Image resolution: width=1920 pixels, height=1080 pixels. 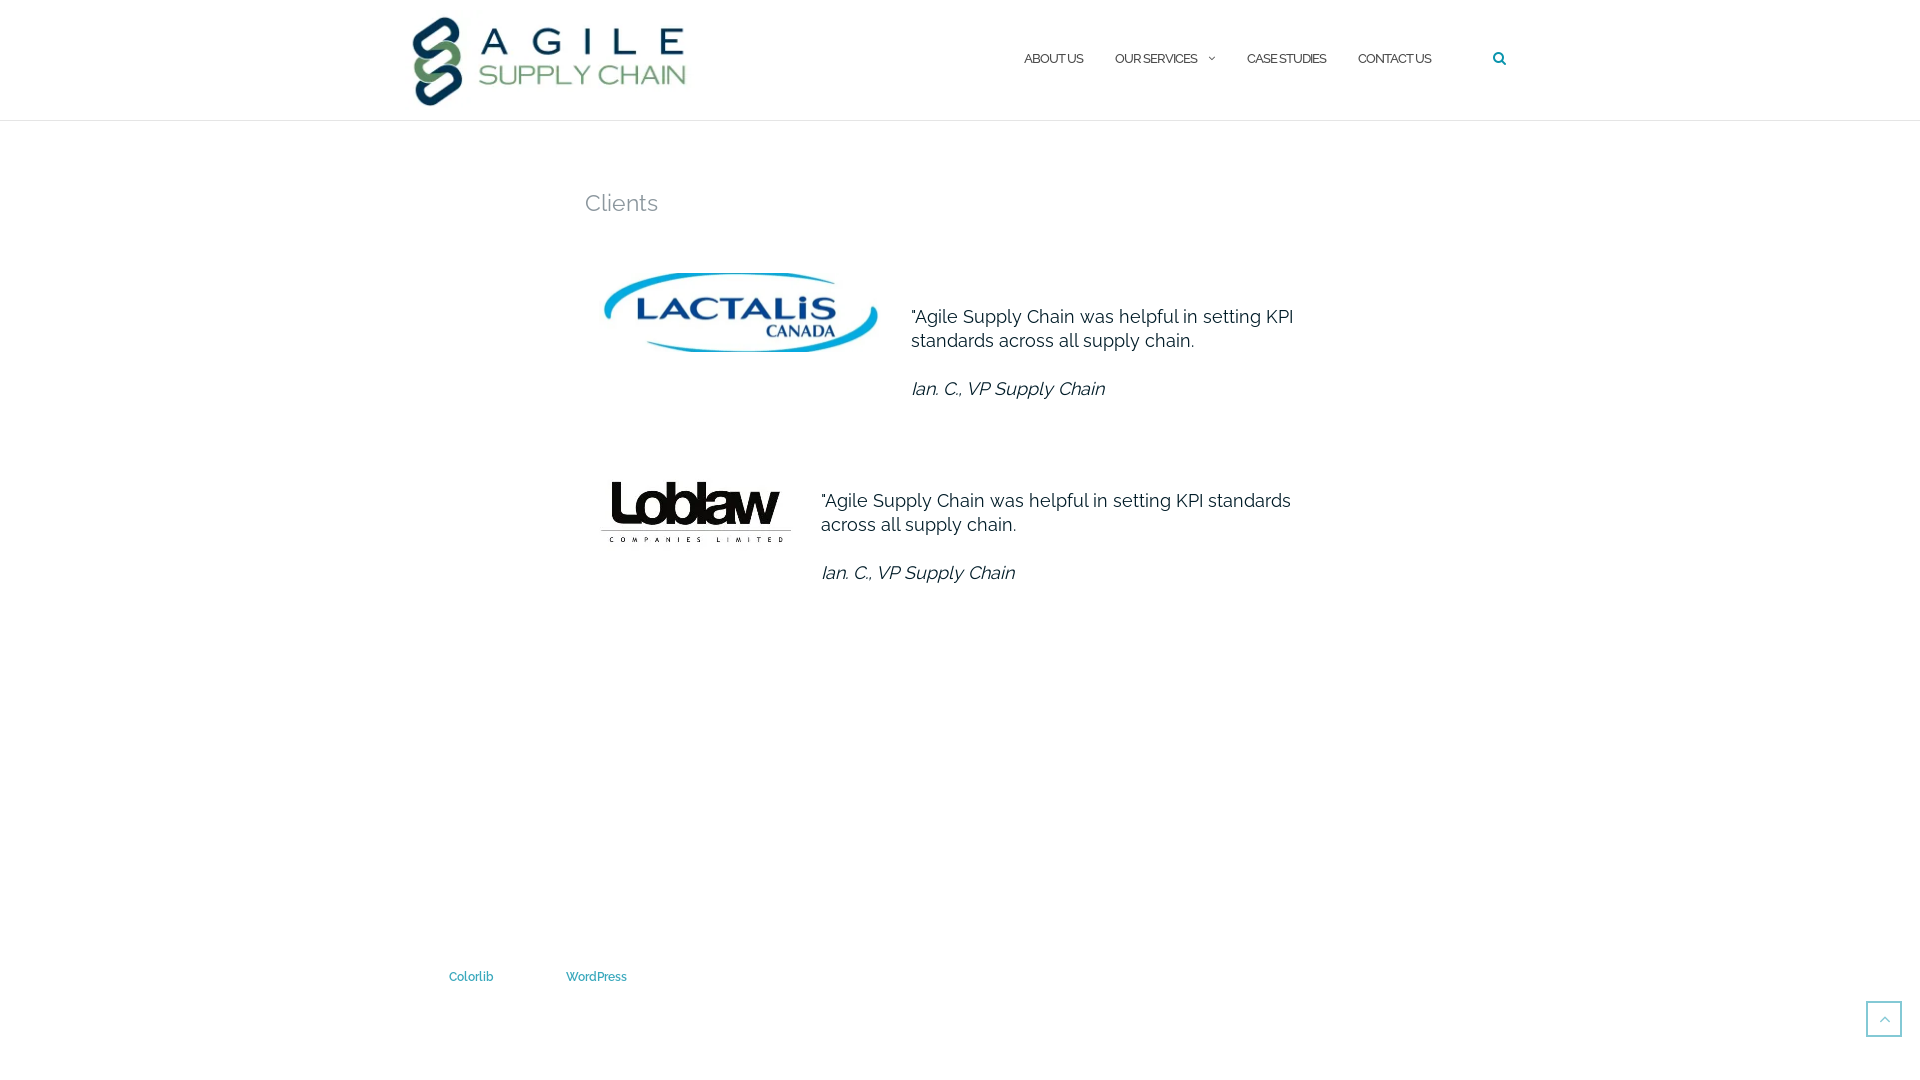 I want to click on 'WordPress', so click(x=565, y=975).